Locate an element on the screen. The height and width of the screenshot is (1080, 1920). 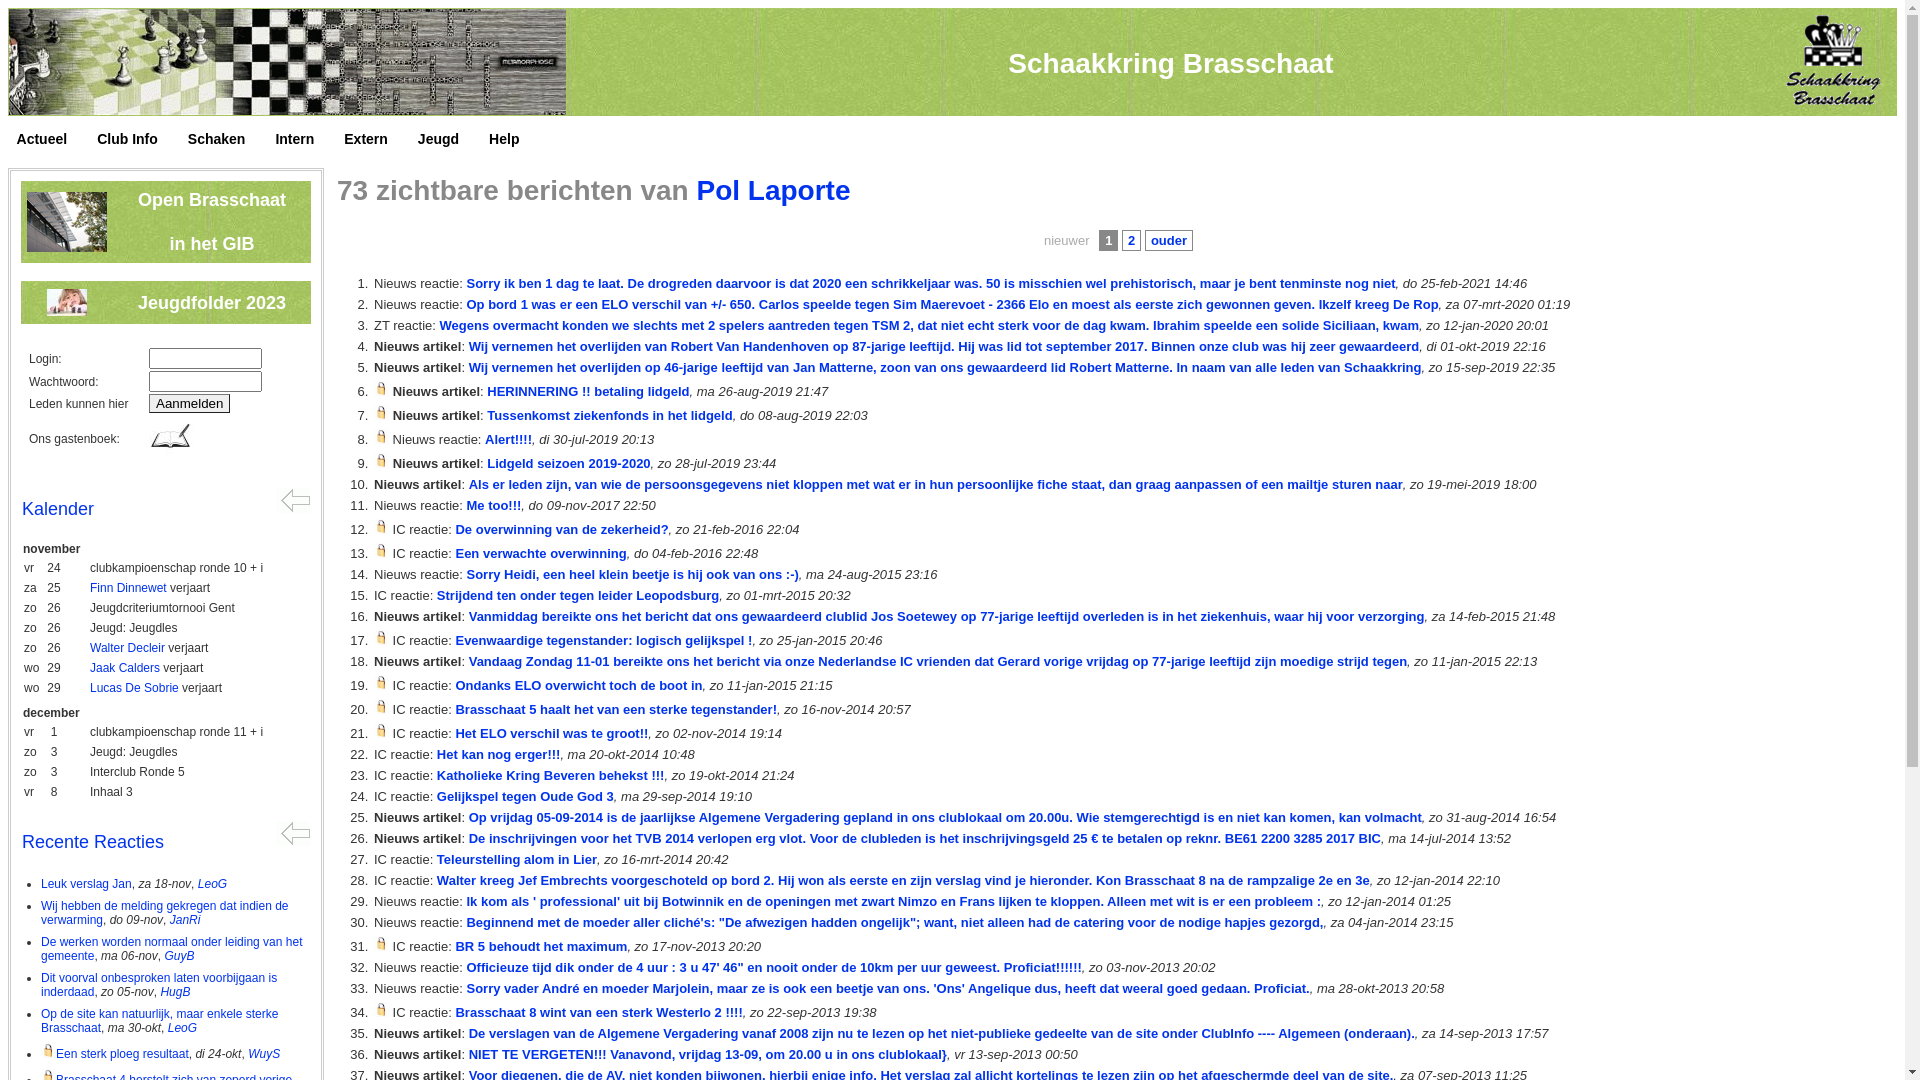
'Enkel zichtbaar voor clubleden' is located at coordinates (381, 637).